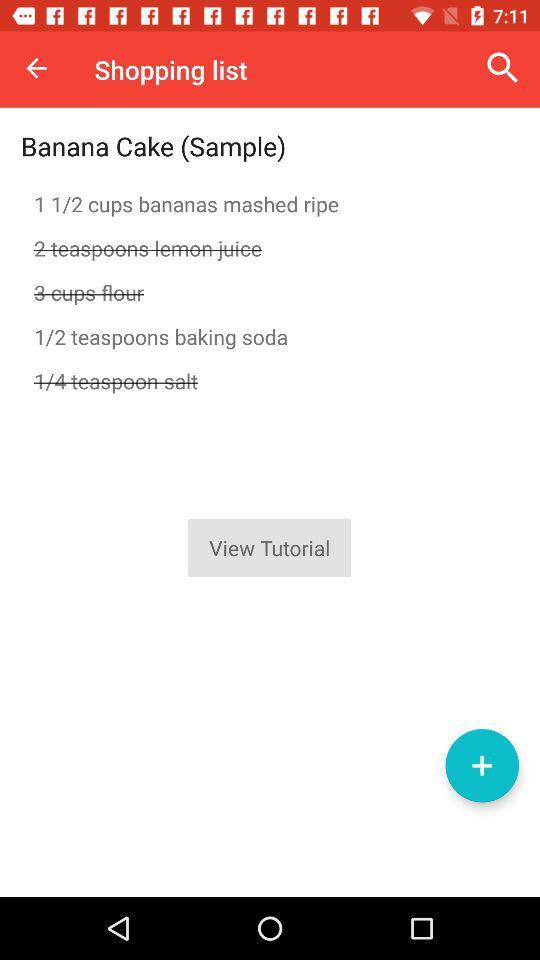 The image size is (540, 960). What do you see at coordinates (152, 145) in the screenshot?
I see `item above 1 1 2 item` at bounding box center [152, 145].